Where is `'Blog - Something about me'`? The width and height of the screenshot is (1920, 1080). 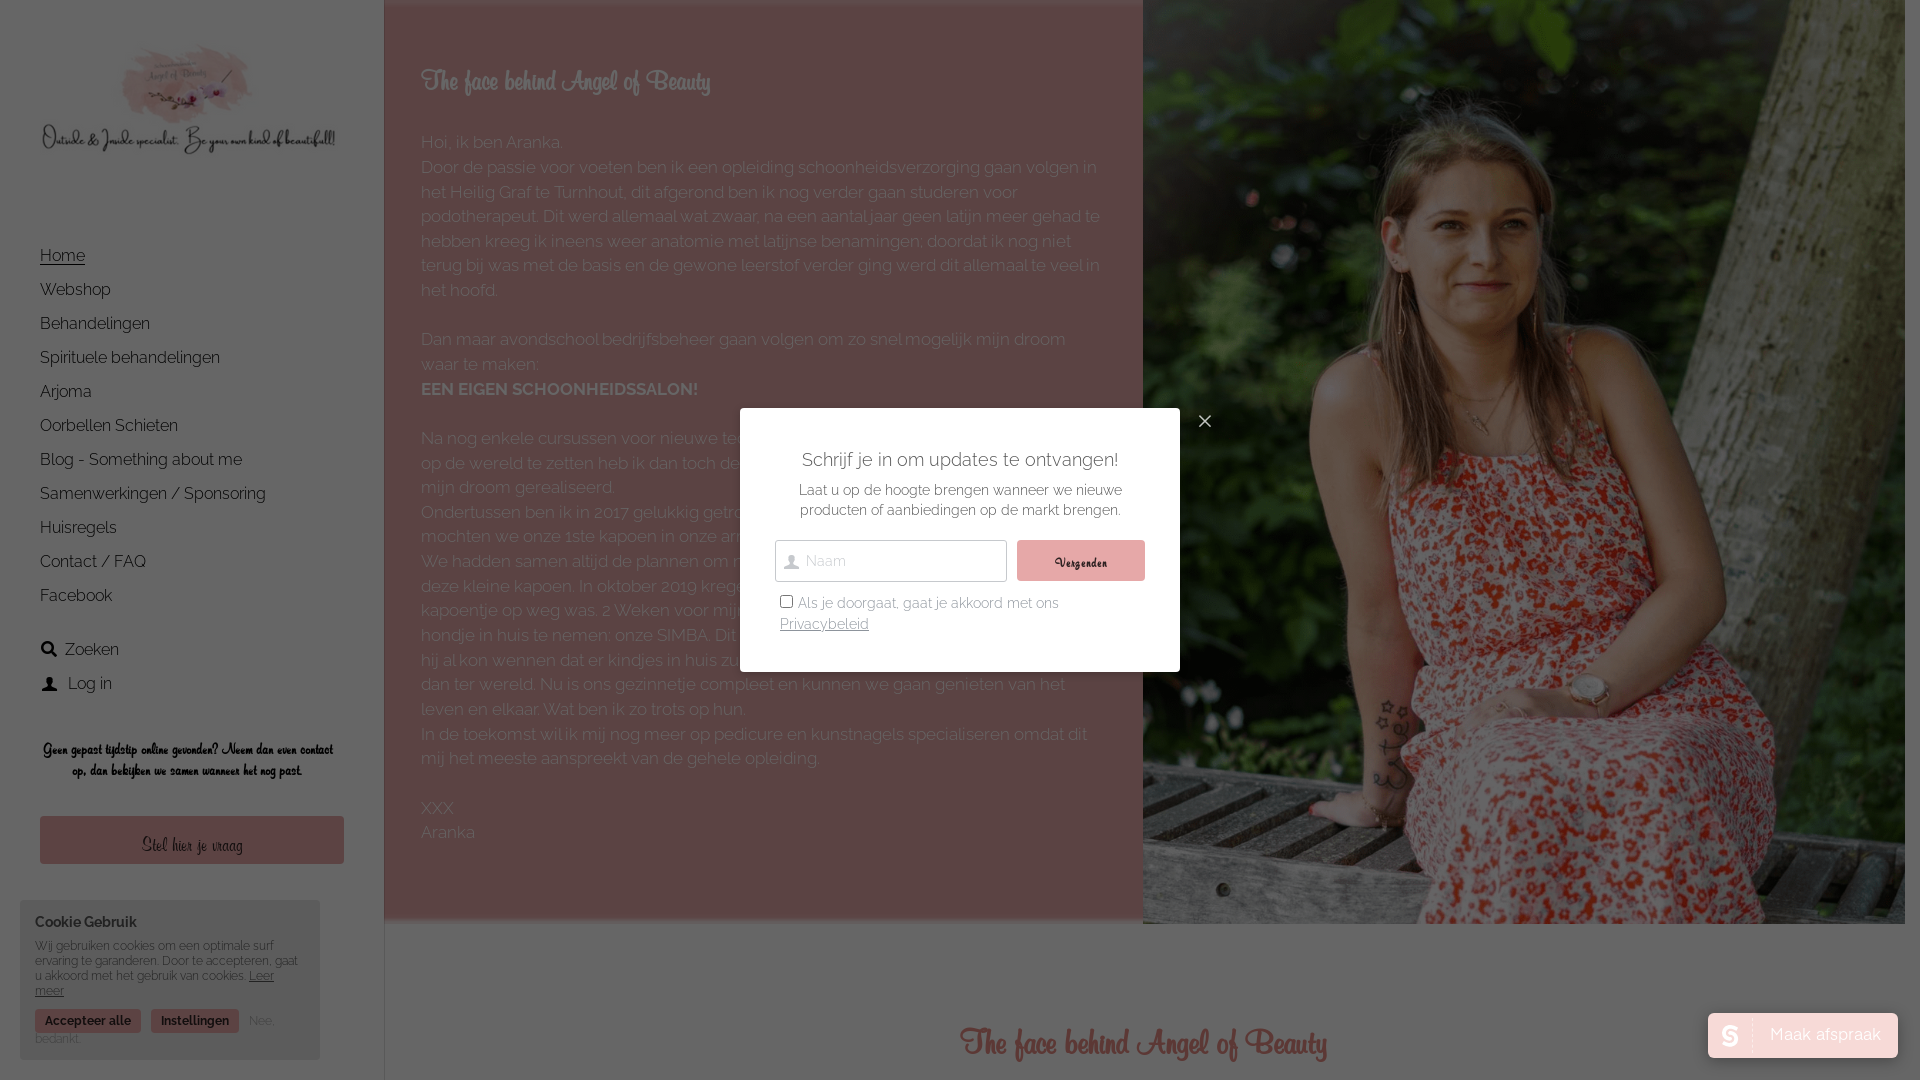
'Blog - Something about me' is located at coordinates (139, 459).